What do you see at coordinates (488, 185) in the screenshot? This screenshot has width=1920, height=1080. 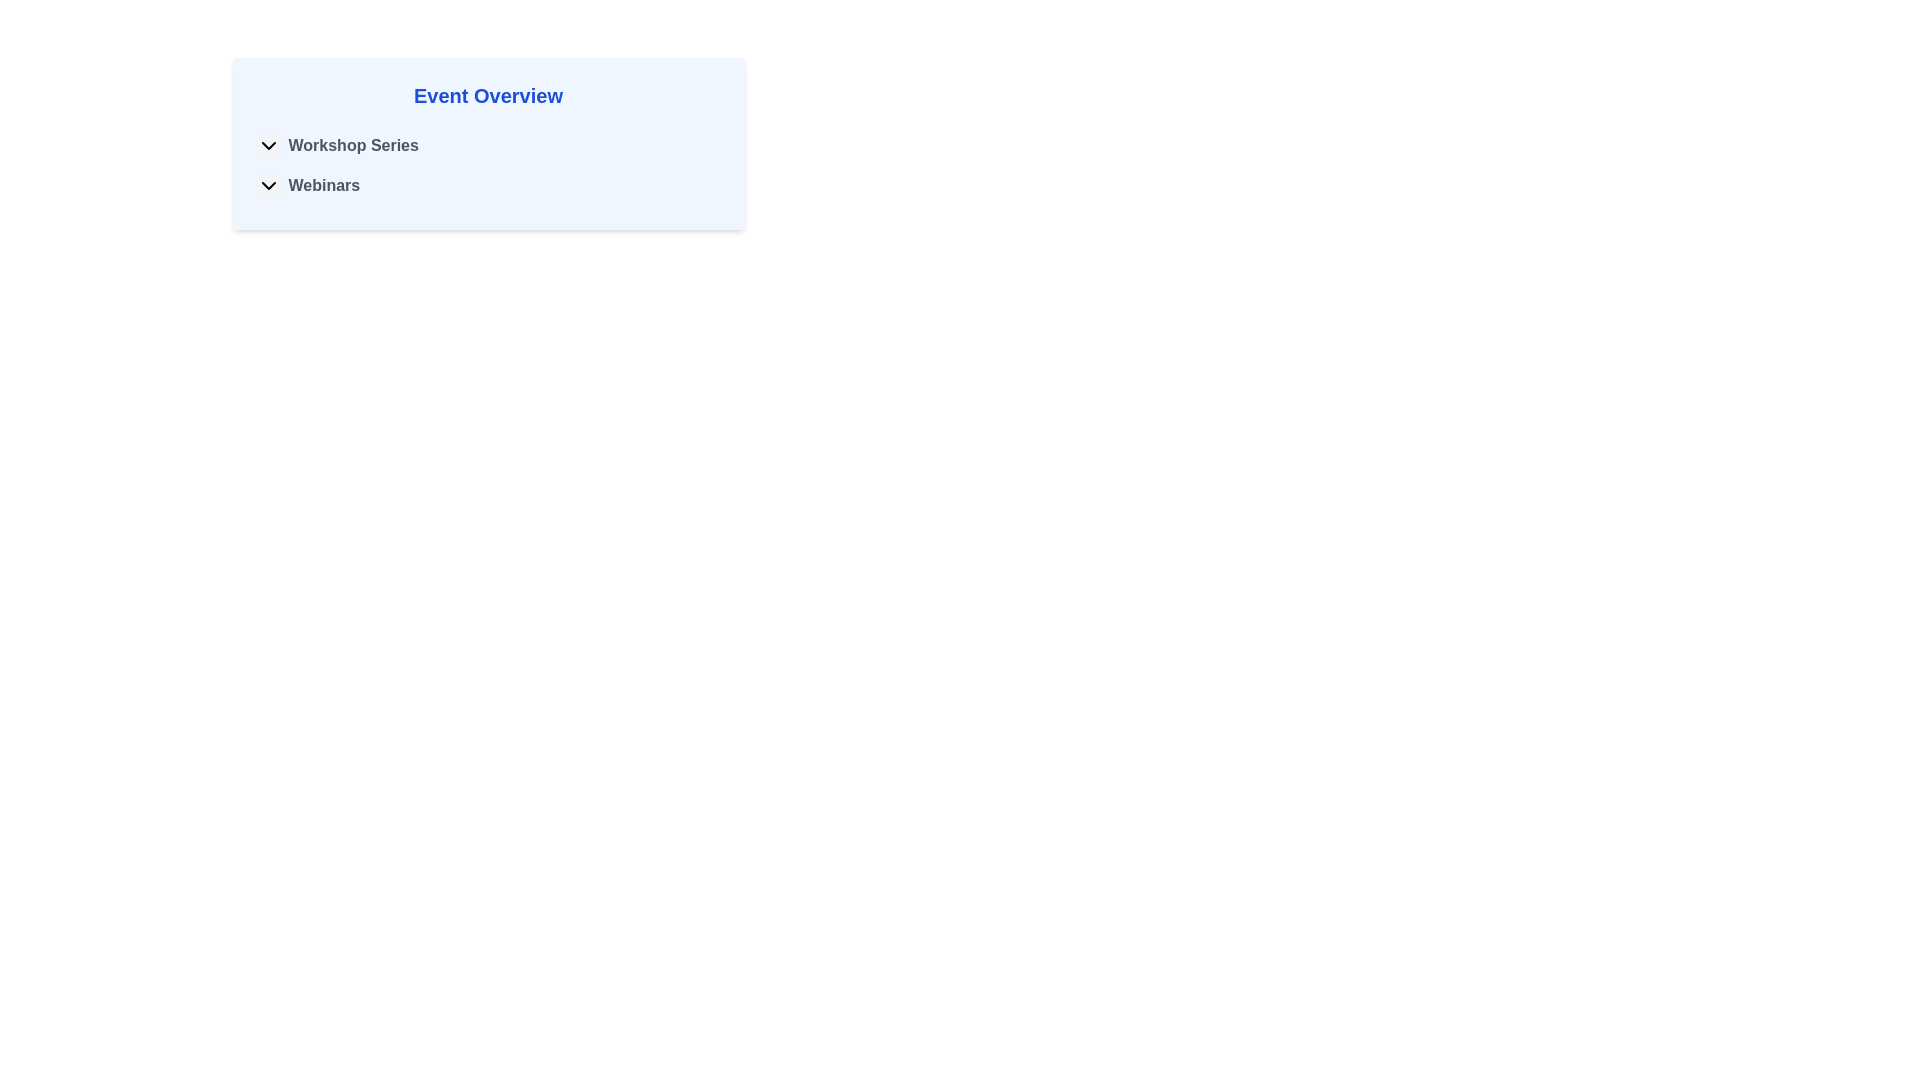 I see `the second item` at bounding box center [488, 185].